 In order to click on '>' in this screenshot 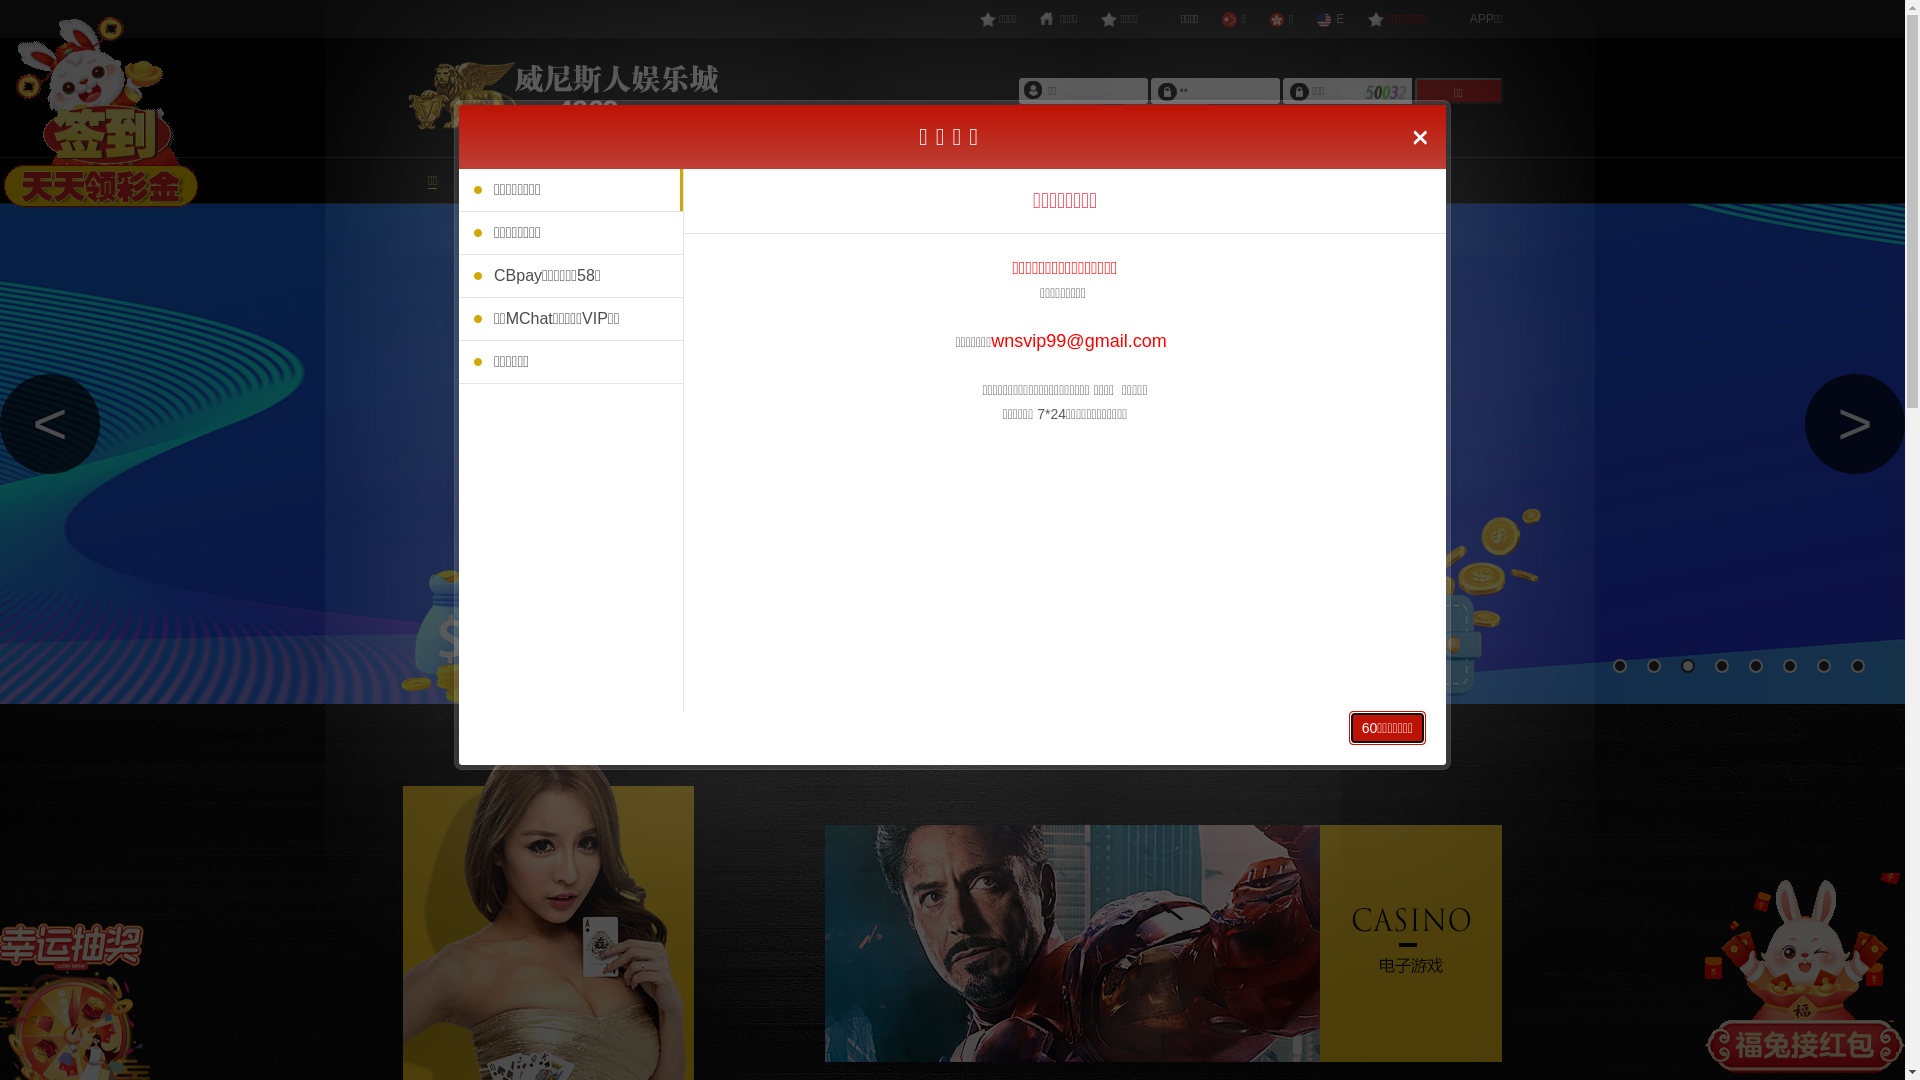, I will do `click(1853, 423)`.